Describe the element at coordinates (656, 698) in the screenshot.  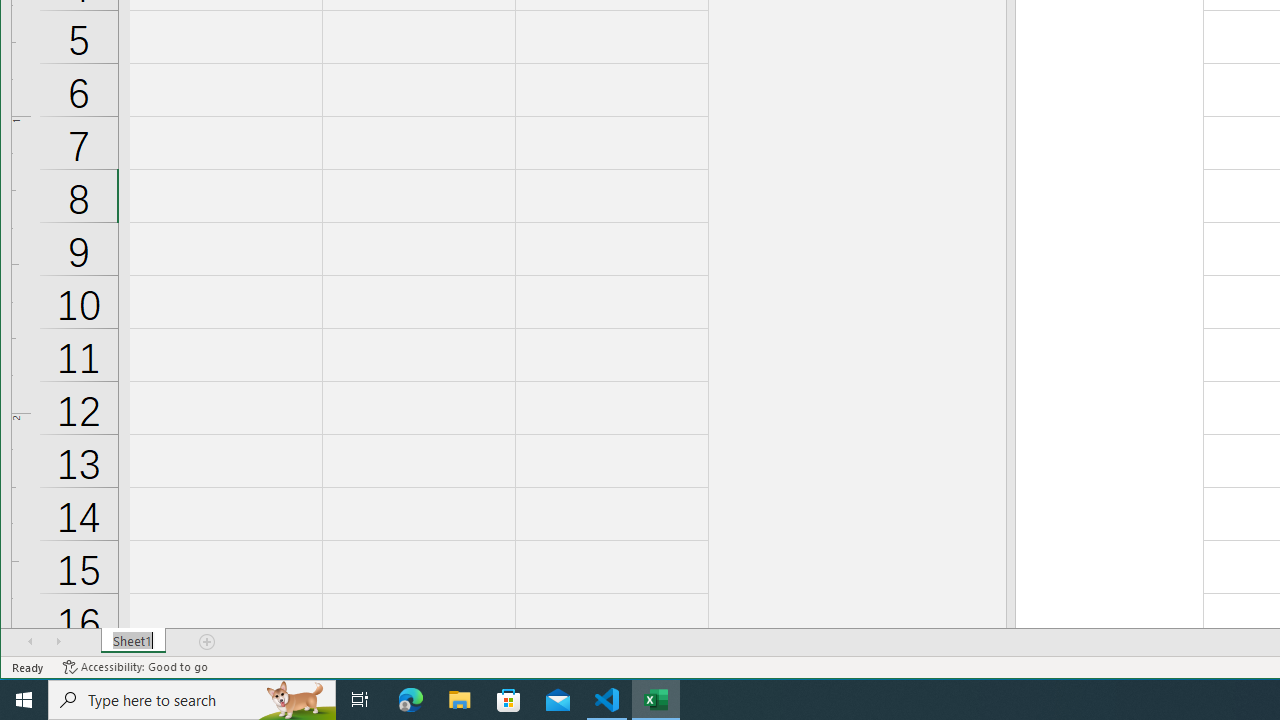
I see `'Excel - 1 running window'` at that location.